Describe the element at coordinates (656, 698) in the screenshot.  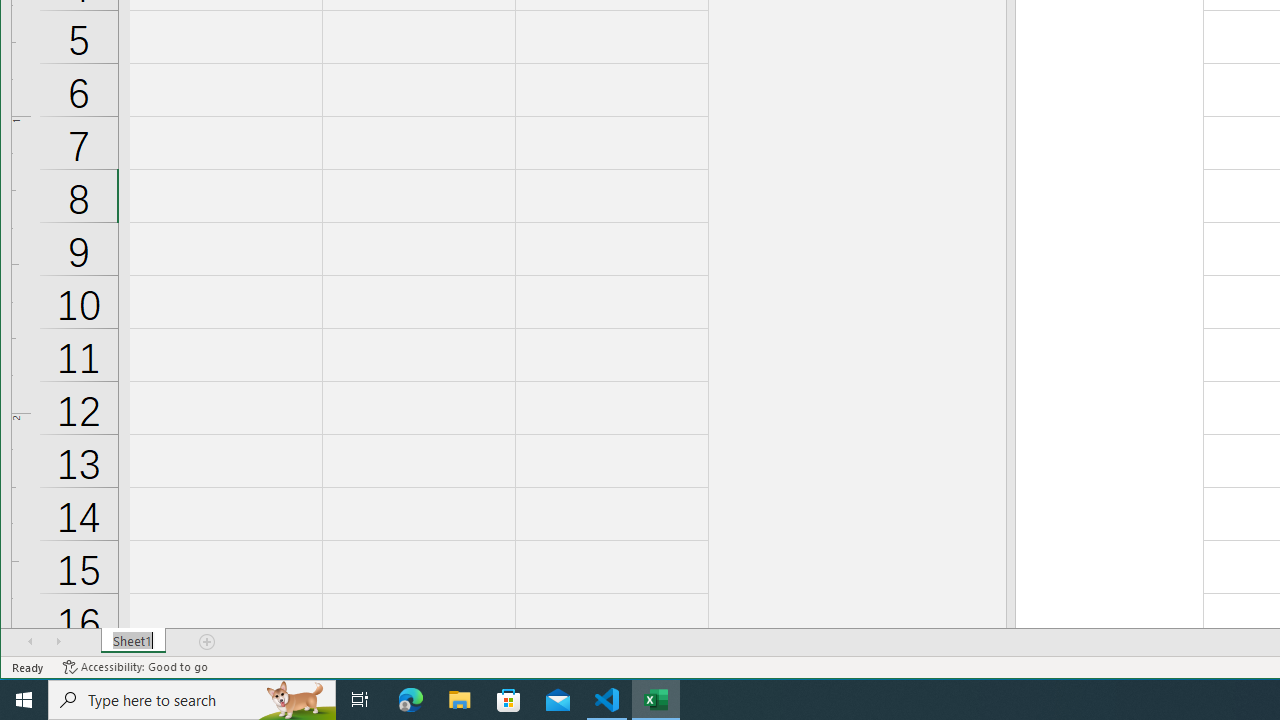
I see `'Excel - 1 running window'` at that location.